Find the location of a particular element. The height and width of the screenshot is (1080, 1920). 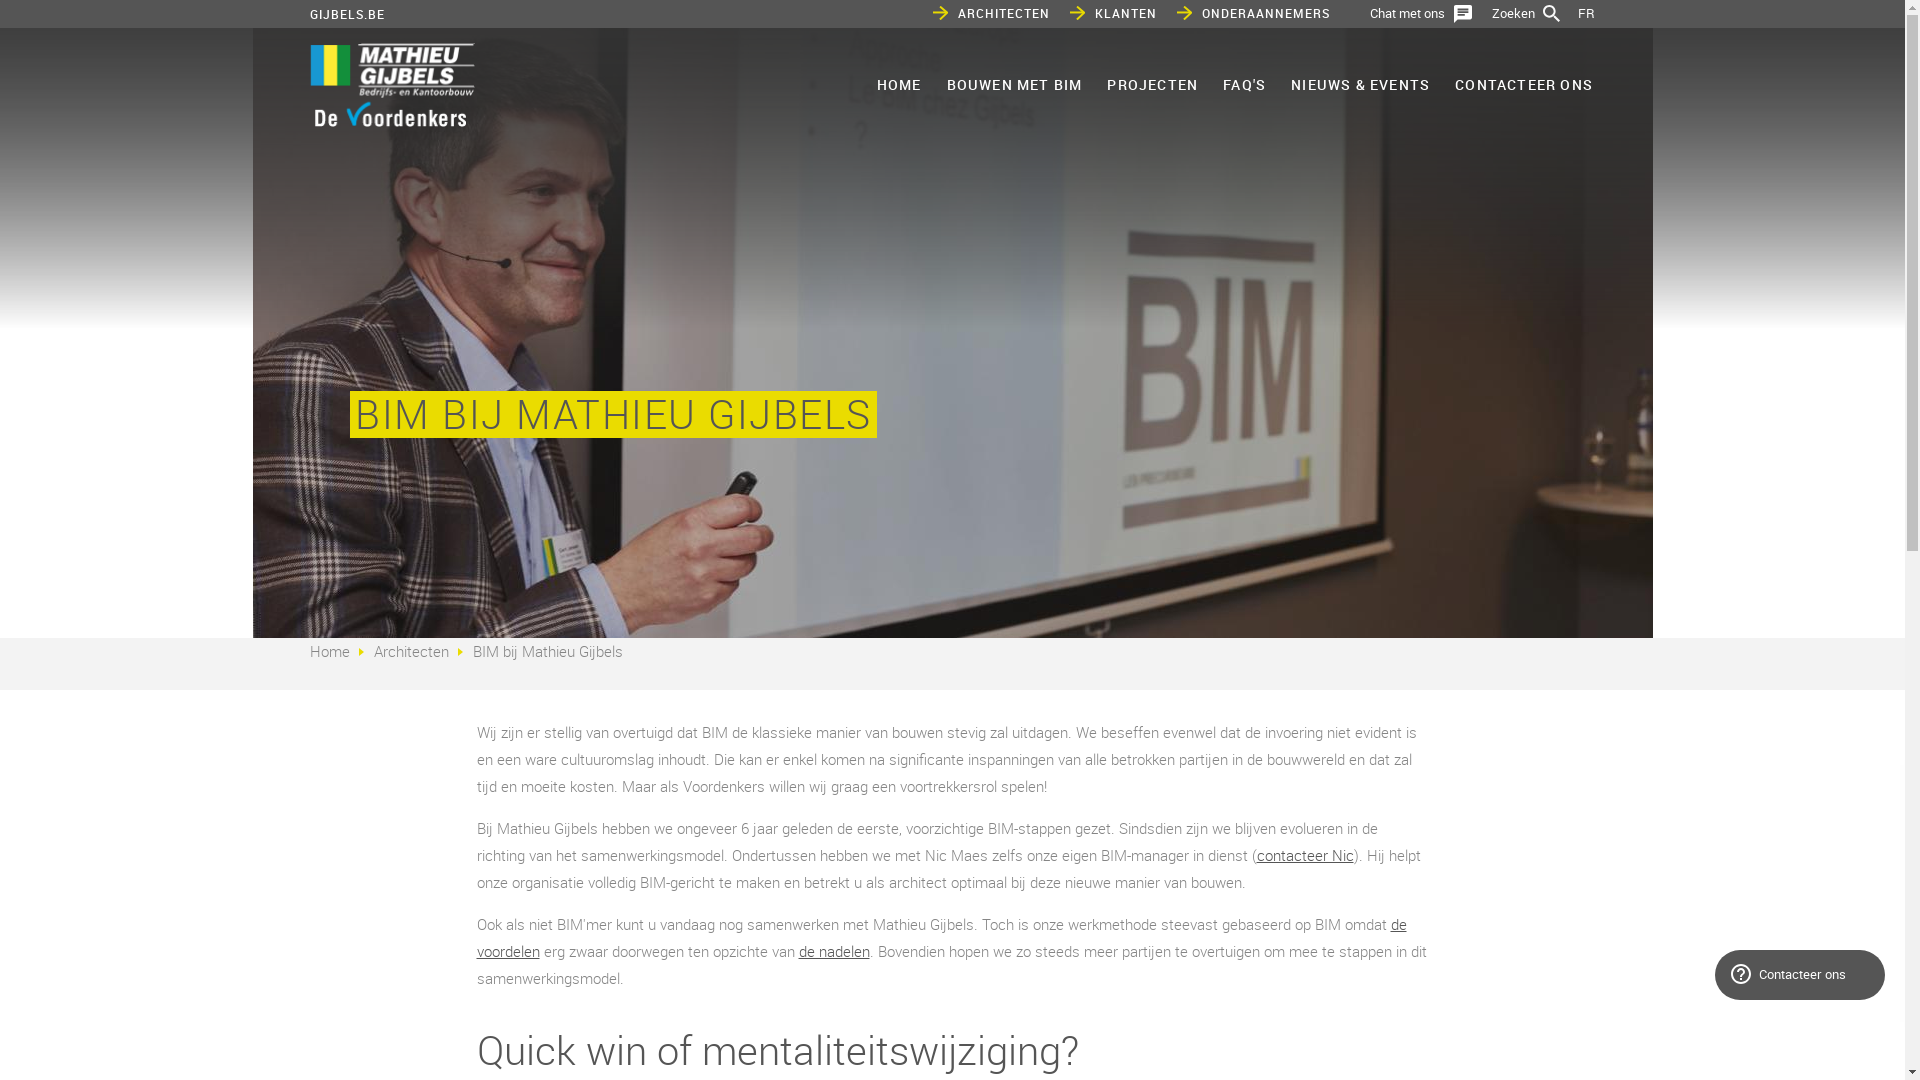

'Contacteer ons' is located at coordinates (1800, 974).